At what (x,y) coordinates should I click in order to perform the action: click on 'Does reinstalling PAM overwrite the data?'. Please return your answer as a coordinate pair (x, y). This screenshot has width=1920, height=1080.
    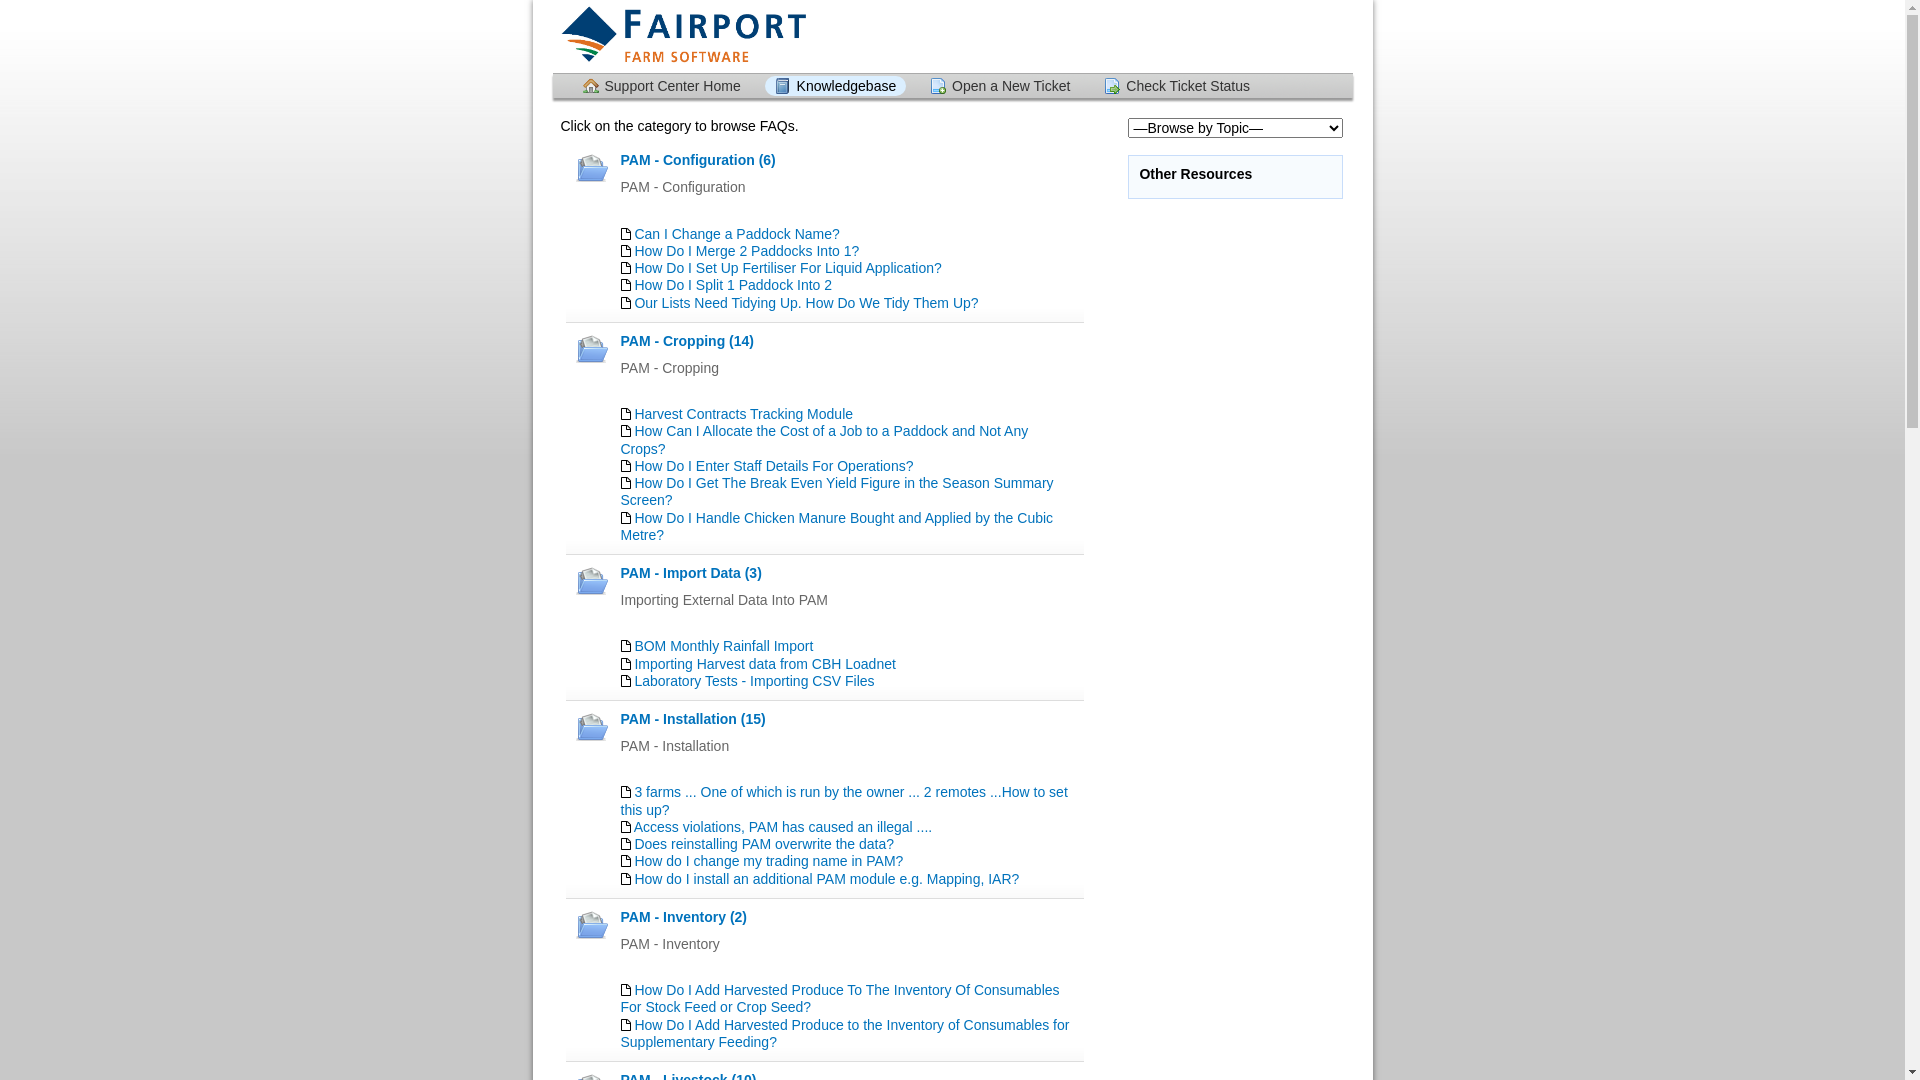
    Looking at the image, I should click on (632, 844).